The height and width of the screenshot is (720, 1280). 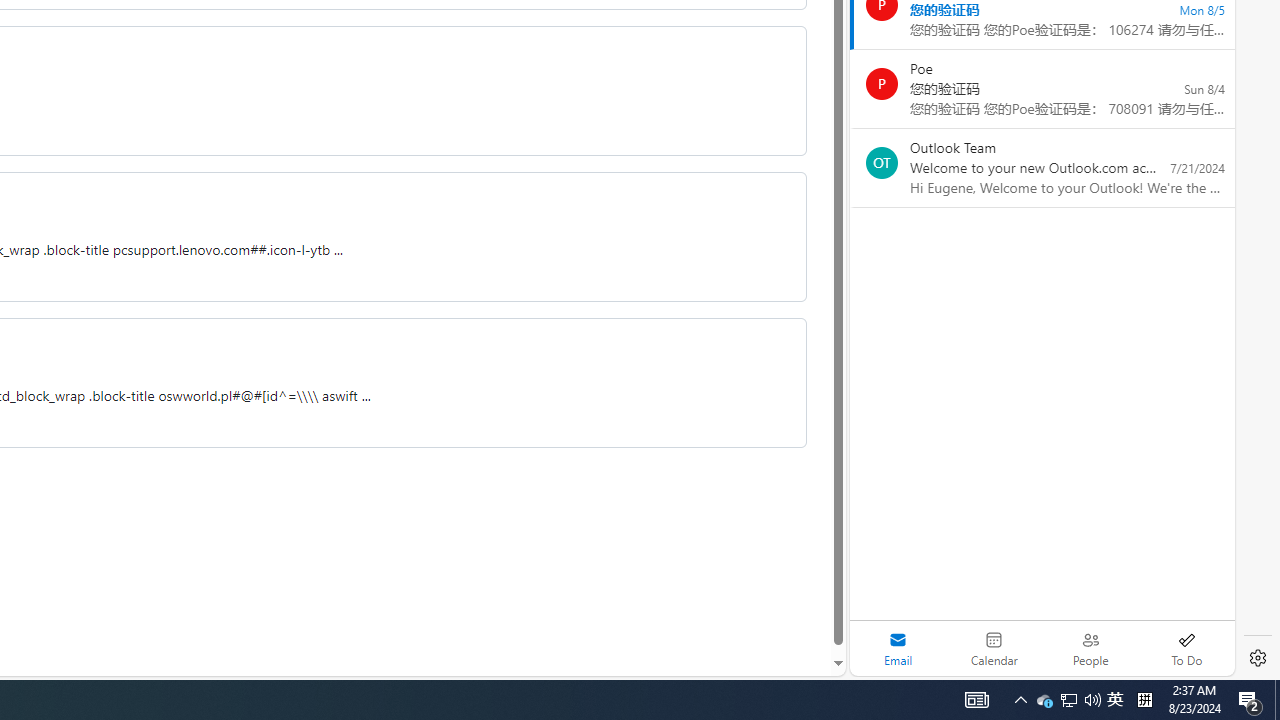 What do you see at coordinates (1186, 648) in the screenshot?
I see `'To Do'` at bounding box center [1186, 648].